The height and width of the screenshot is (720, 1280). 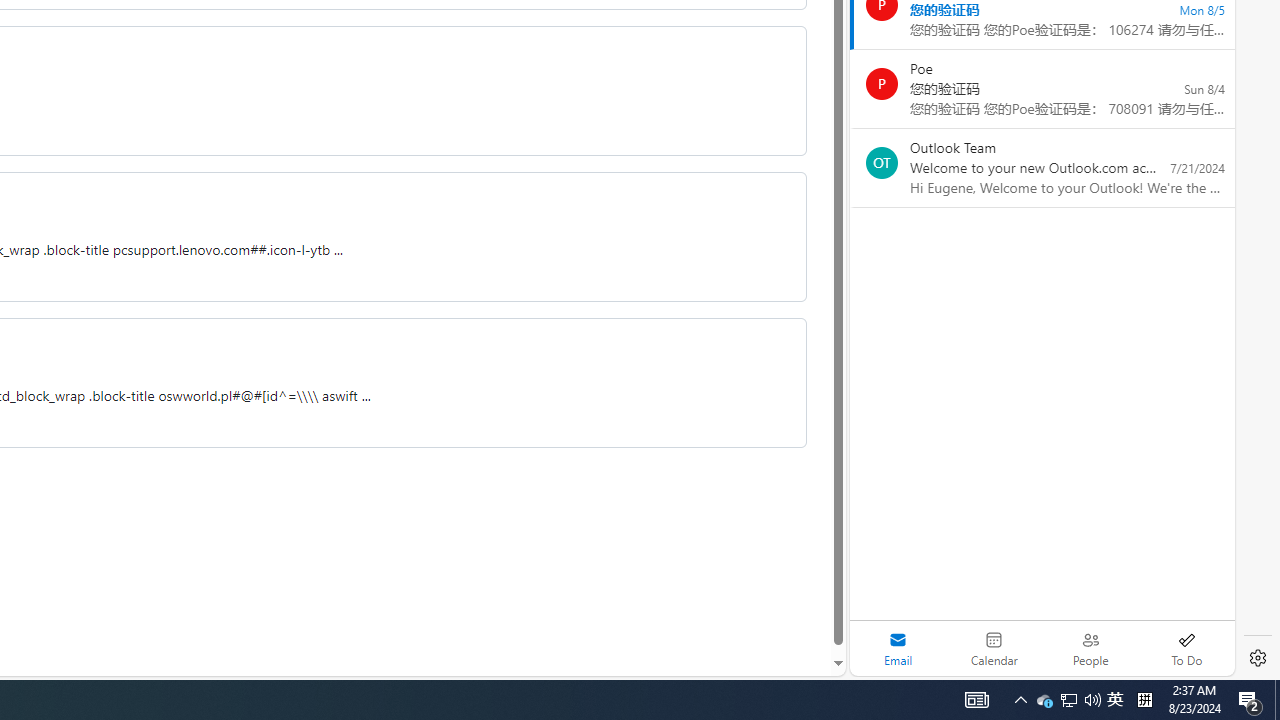 What do you see at coordinates (1186, 648) in the screenshot?
I see `'To Do'` at bounding box center [1186, 648].